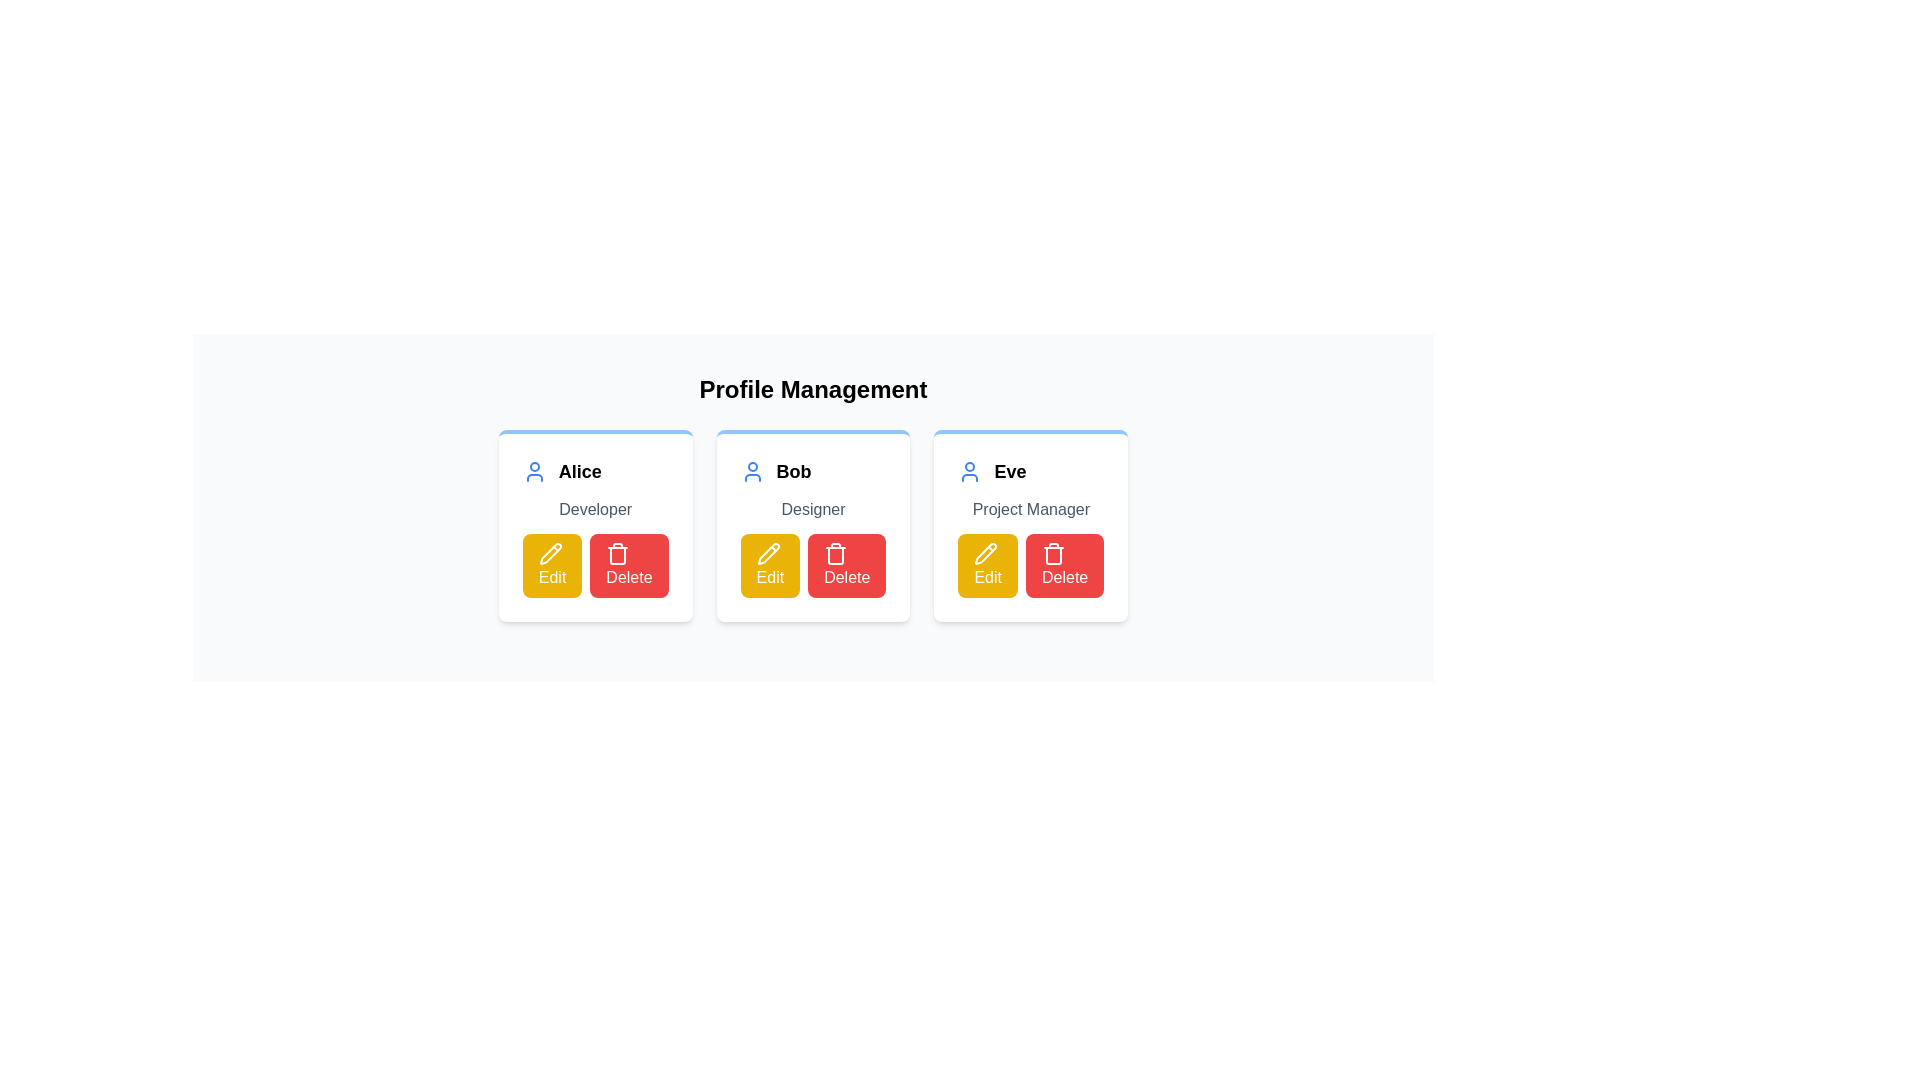 The height and width of the screenshot is (1080, 1920). Describe the element at coordinates (617, 554) in the screenshot. I see `the delete icon located to the right of the 'Edit' button within the 'Delete' component of Alice's profile card` at that location.